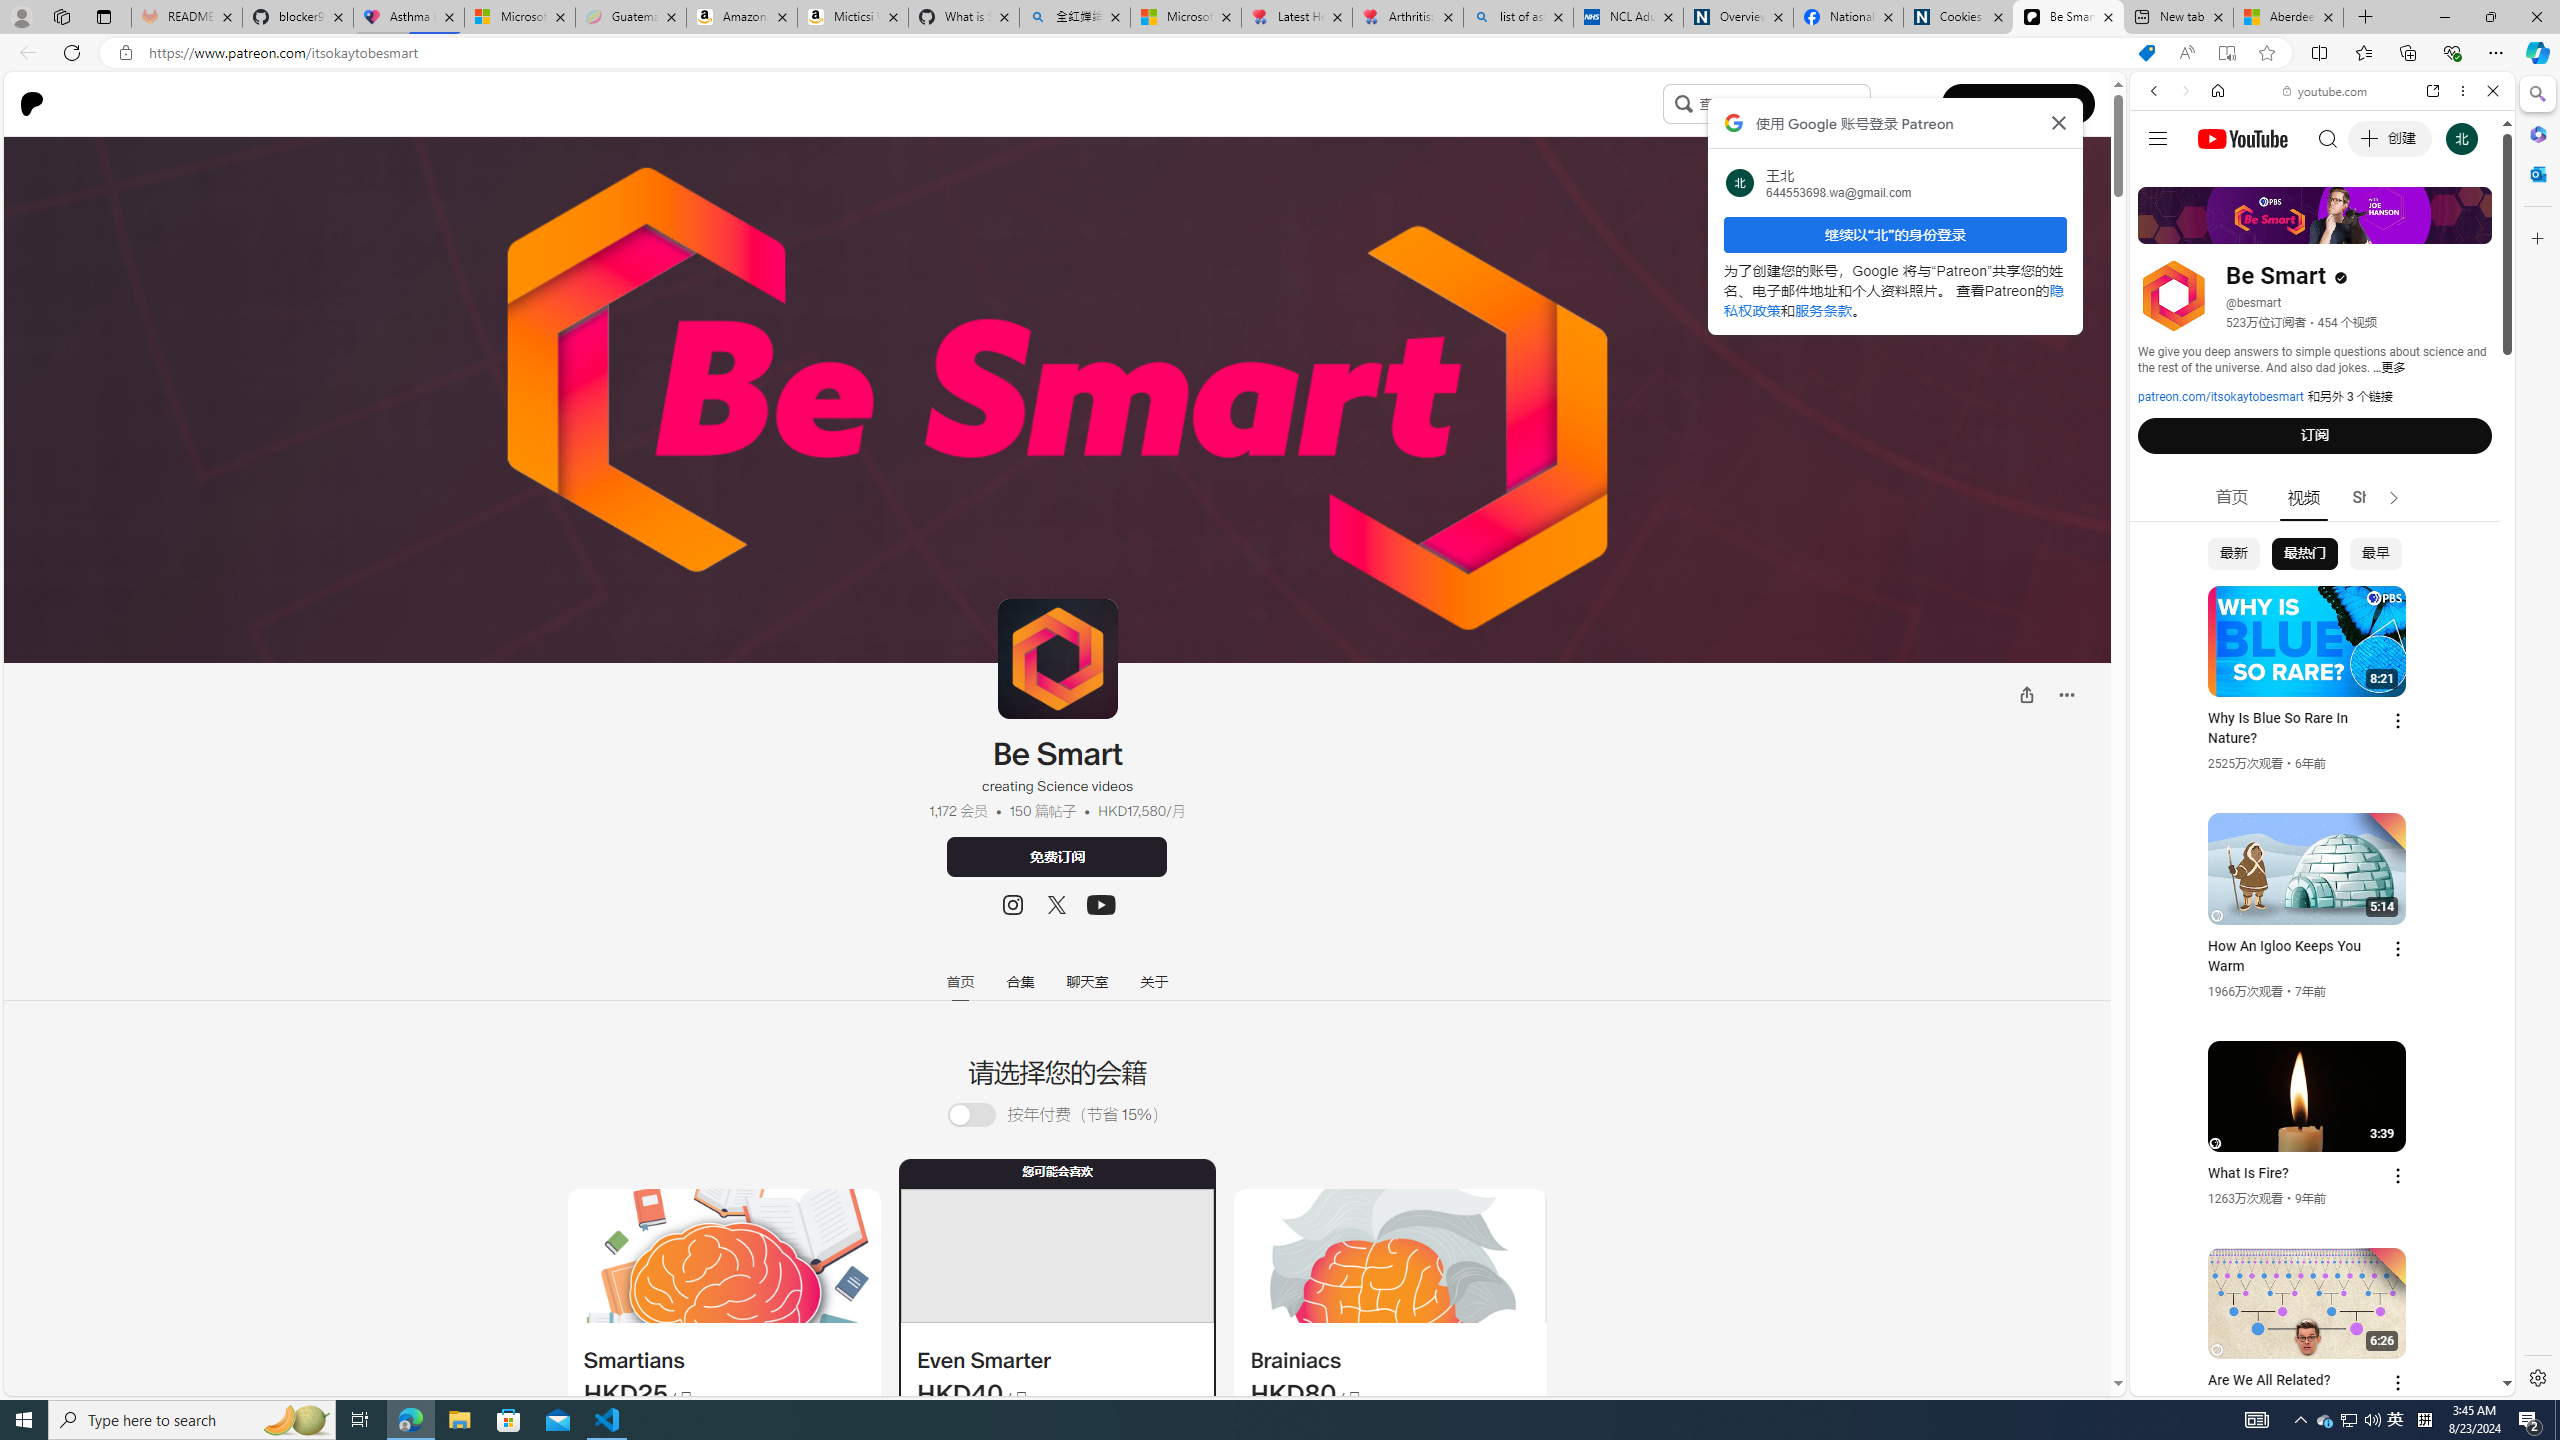 This screenshot has height=1440, width=2560. What do you see at coordinates (2320, 593) in the screenshot?
I see `'Trailer #2 [HD]'` at bounding box center [2320, 593].